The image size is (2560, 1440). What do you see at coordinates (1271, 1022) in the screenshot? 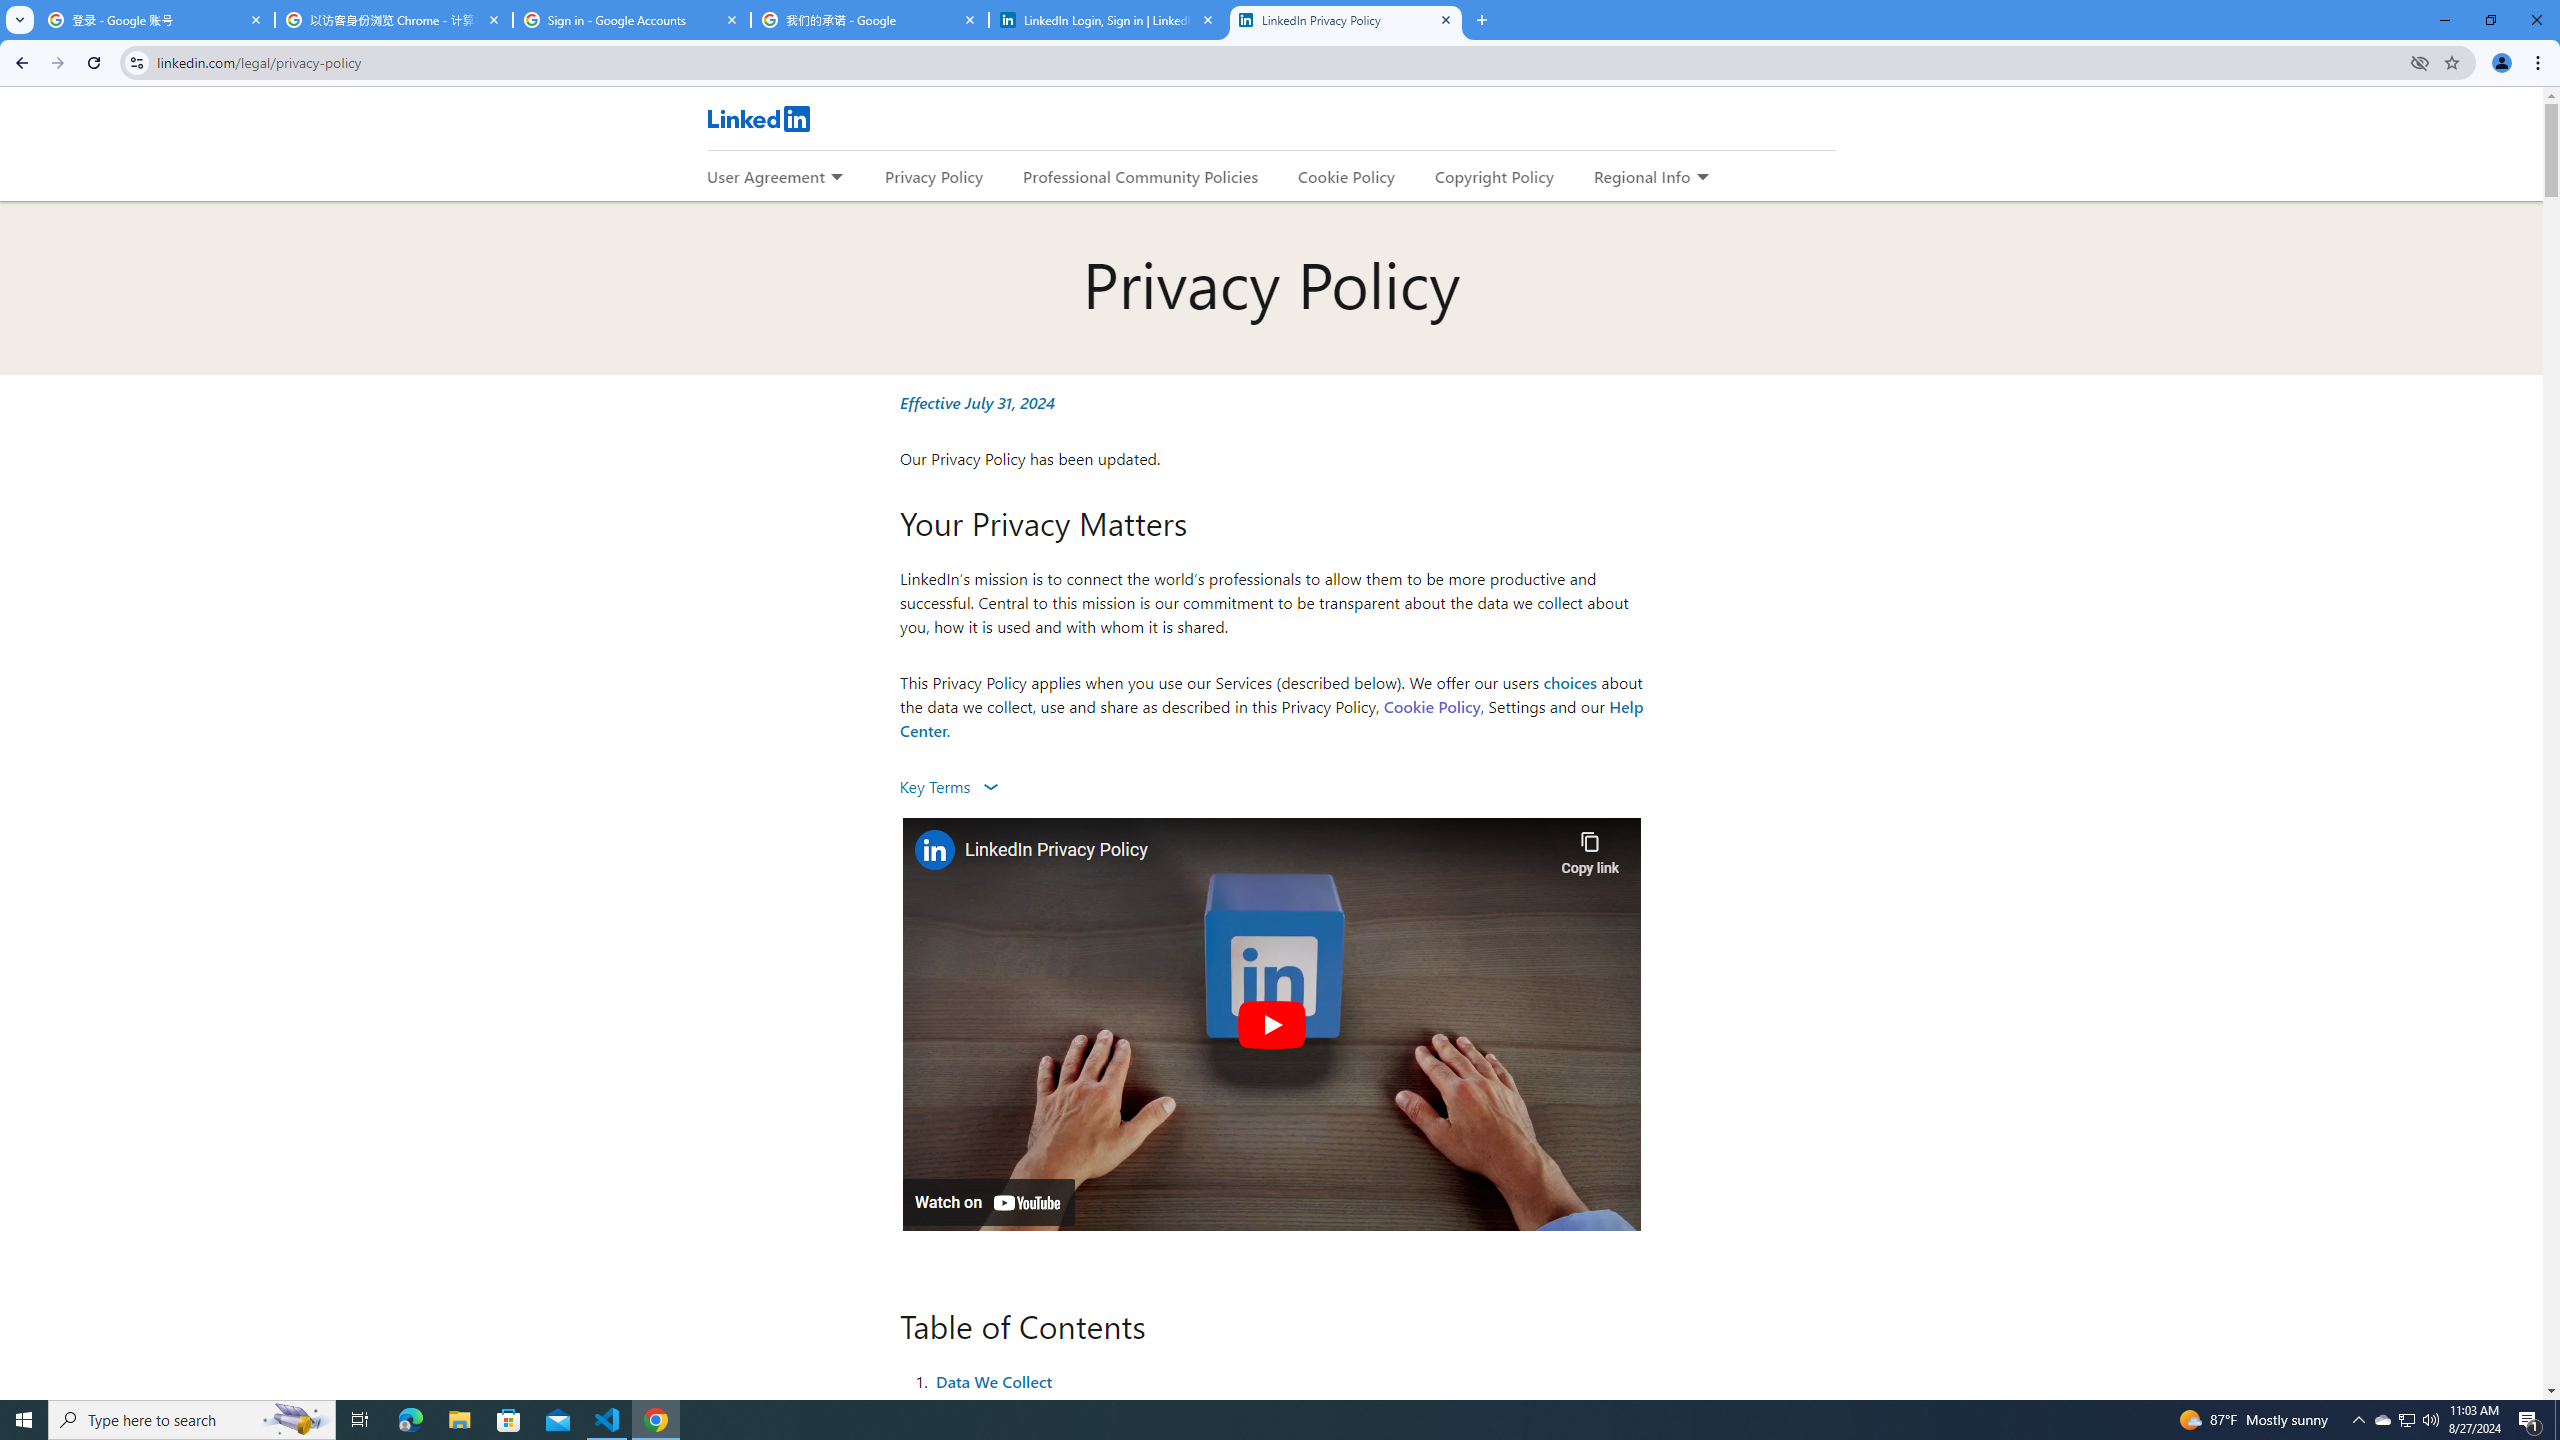
I see `'Play'` at bounding box center [1271, 1022].